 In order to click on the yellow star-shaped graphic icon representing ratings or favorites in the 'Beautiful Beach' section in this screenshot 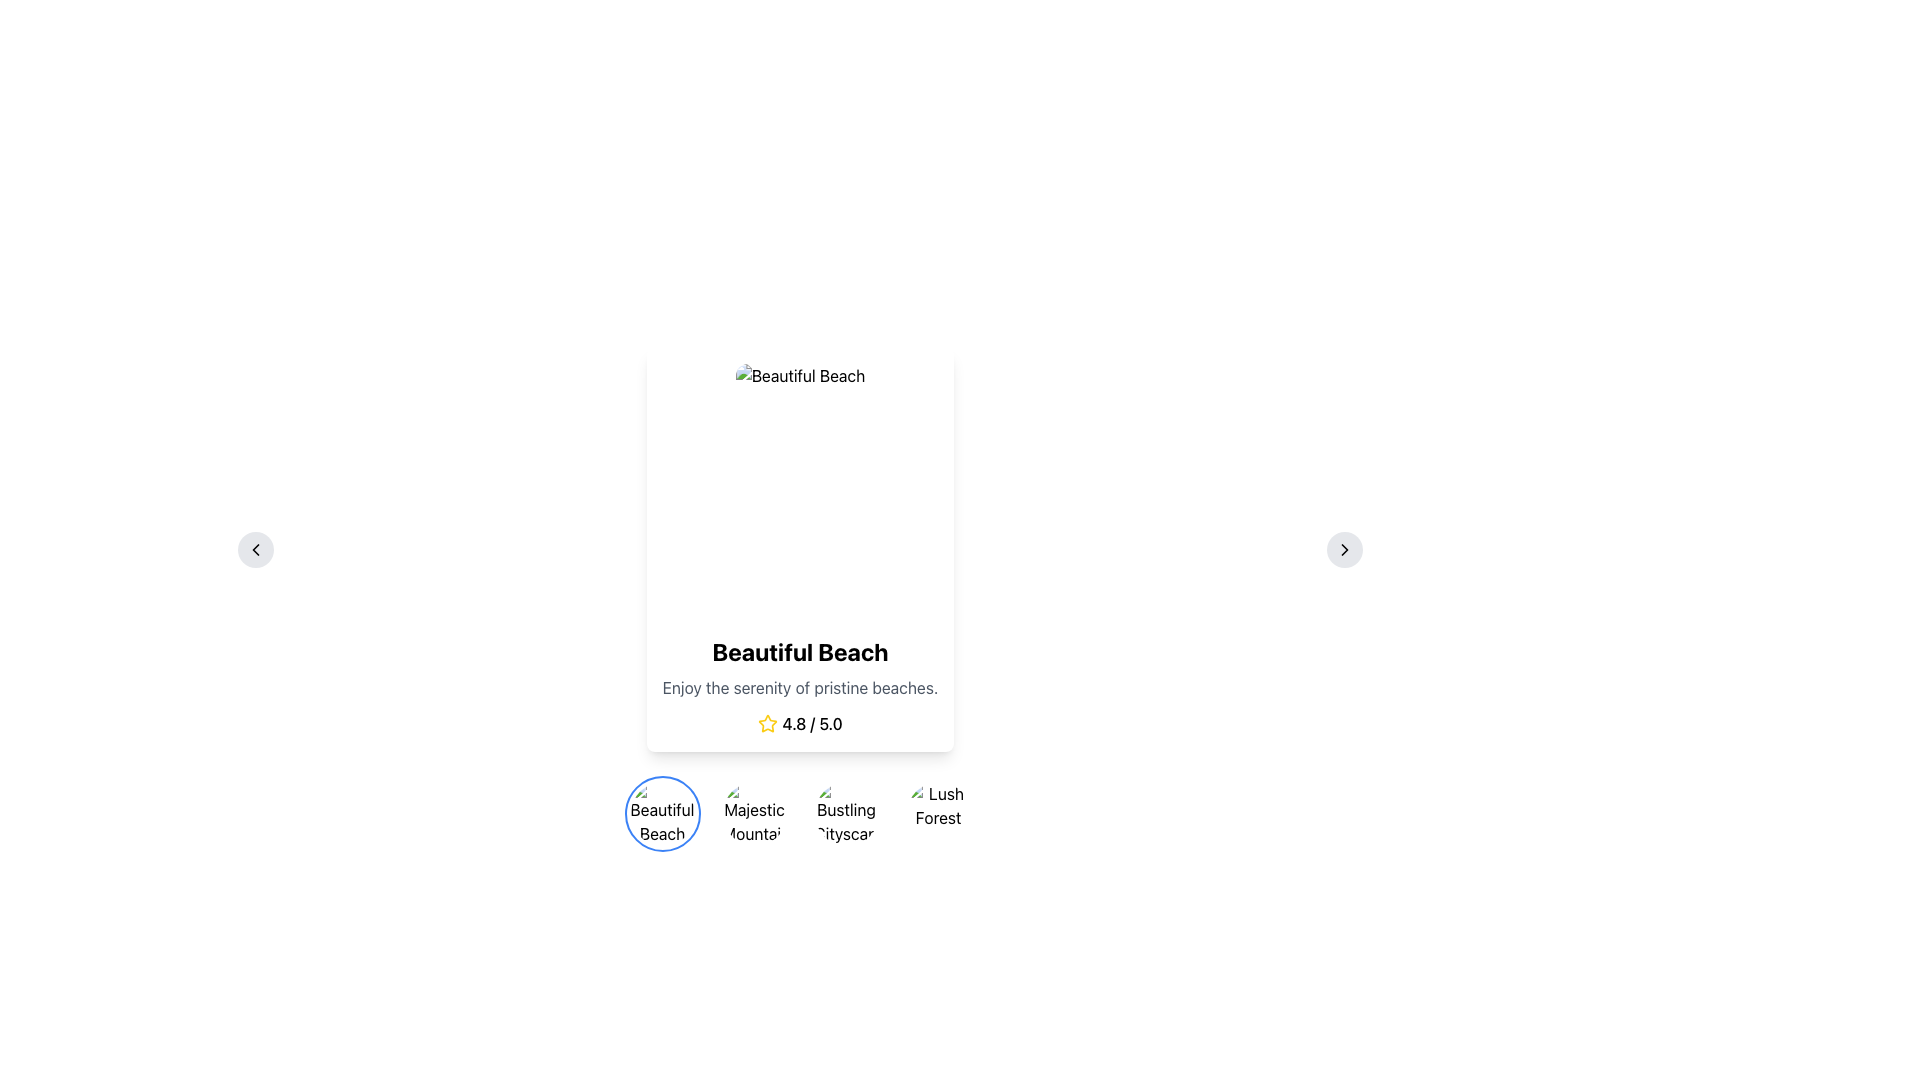, I will do `click(767, 723)`.